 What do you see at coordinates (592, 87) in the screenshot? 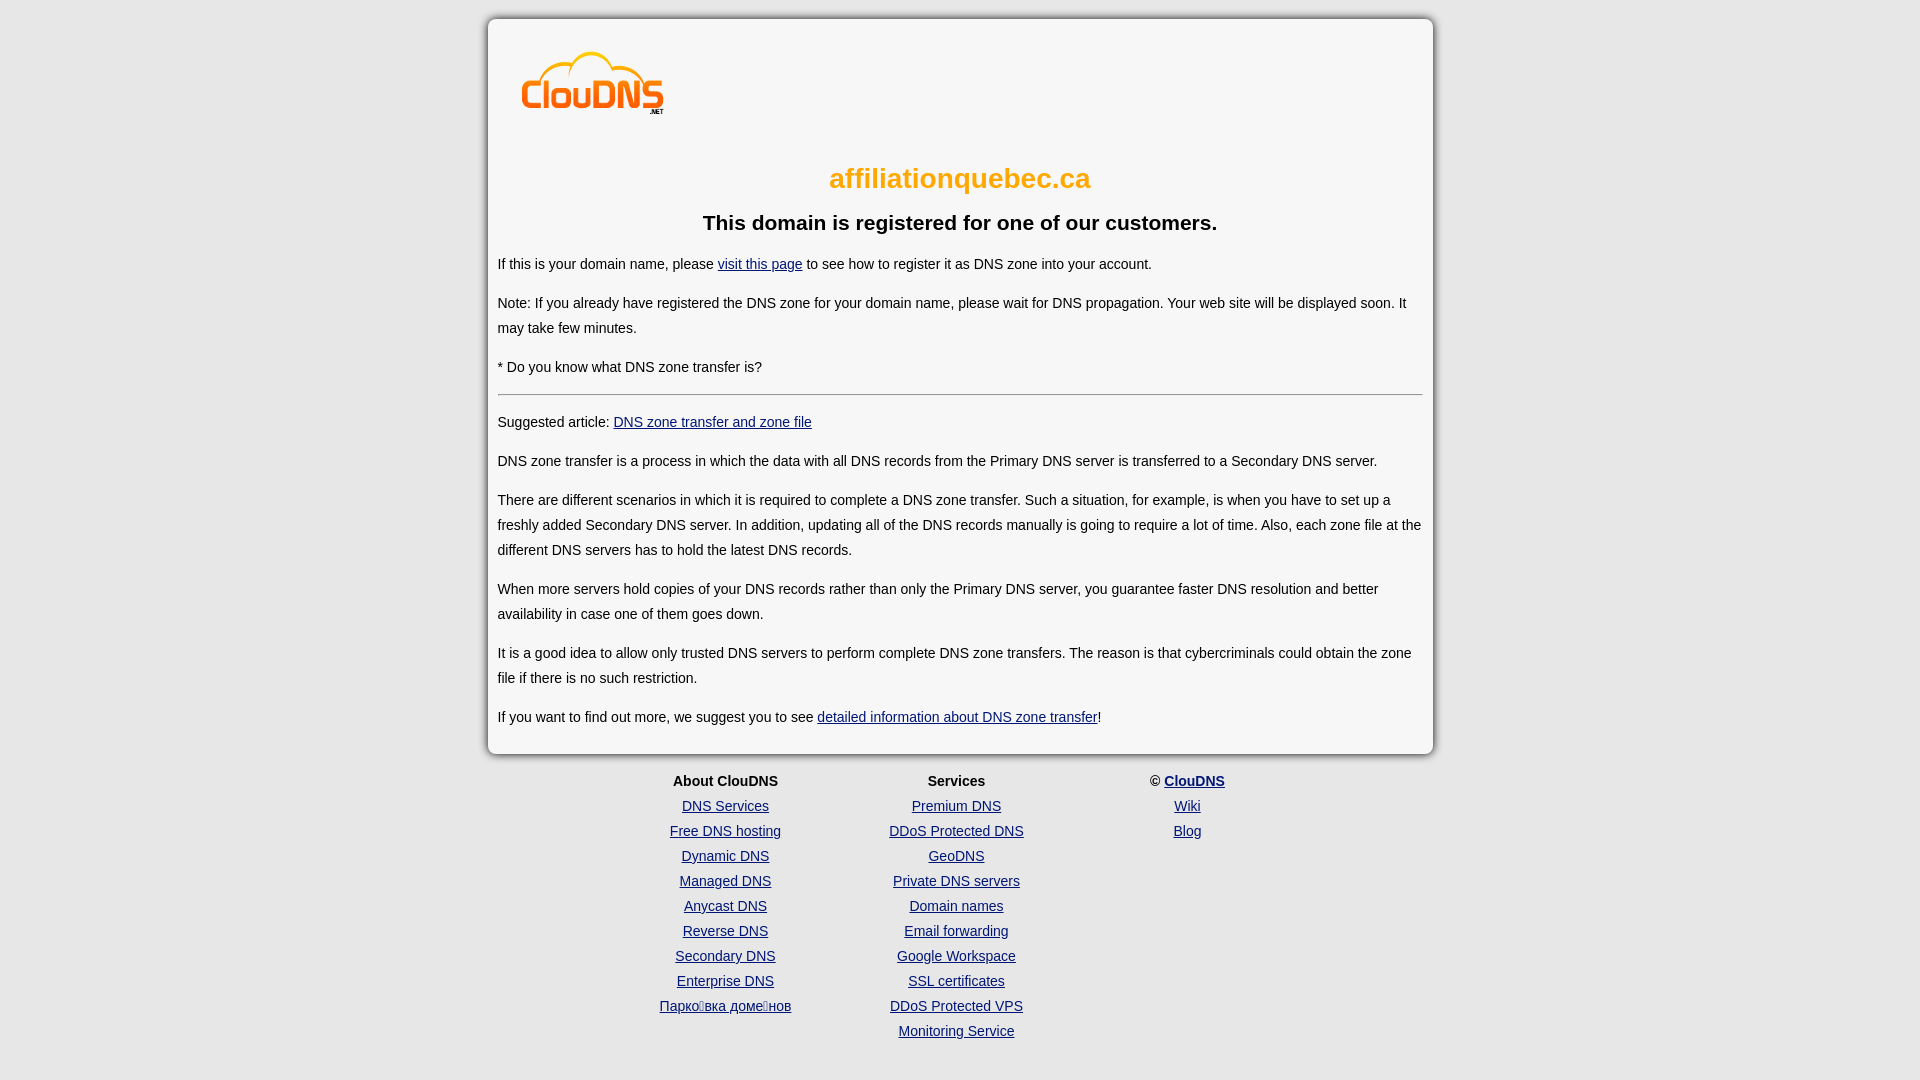
I see `'Cloud DNS'` at bounding box center [592, 87].